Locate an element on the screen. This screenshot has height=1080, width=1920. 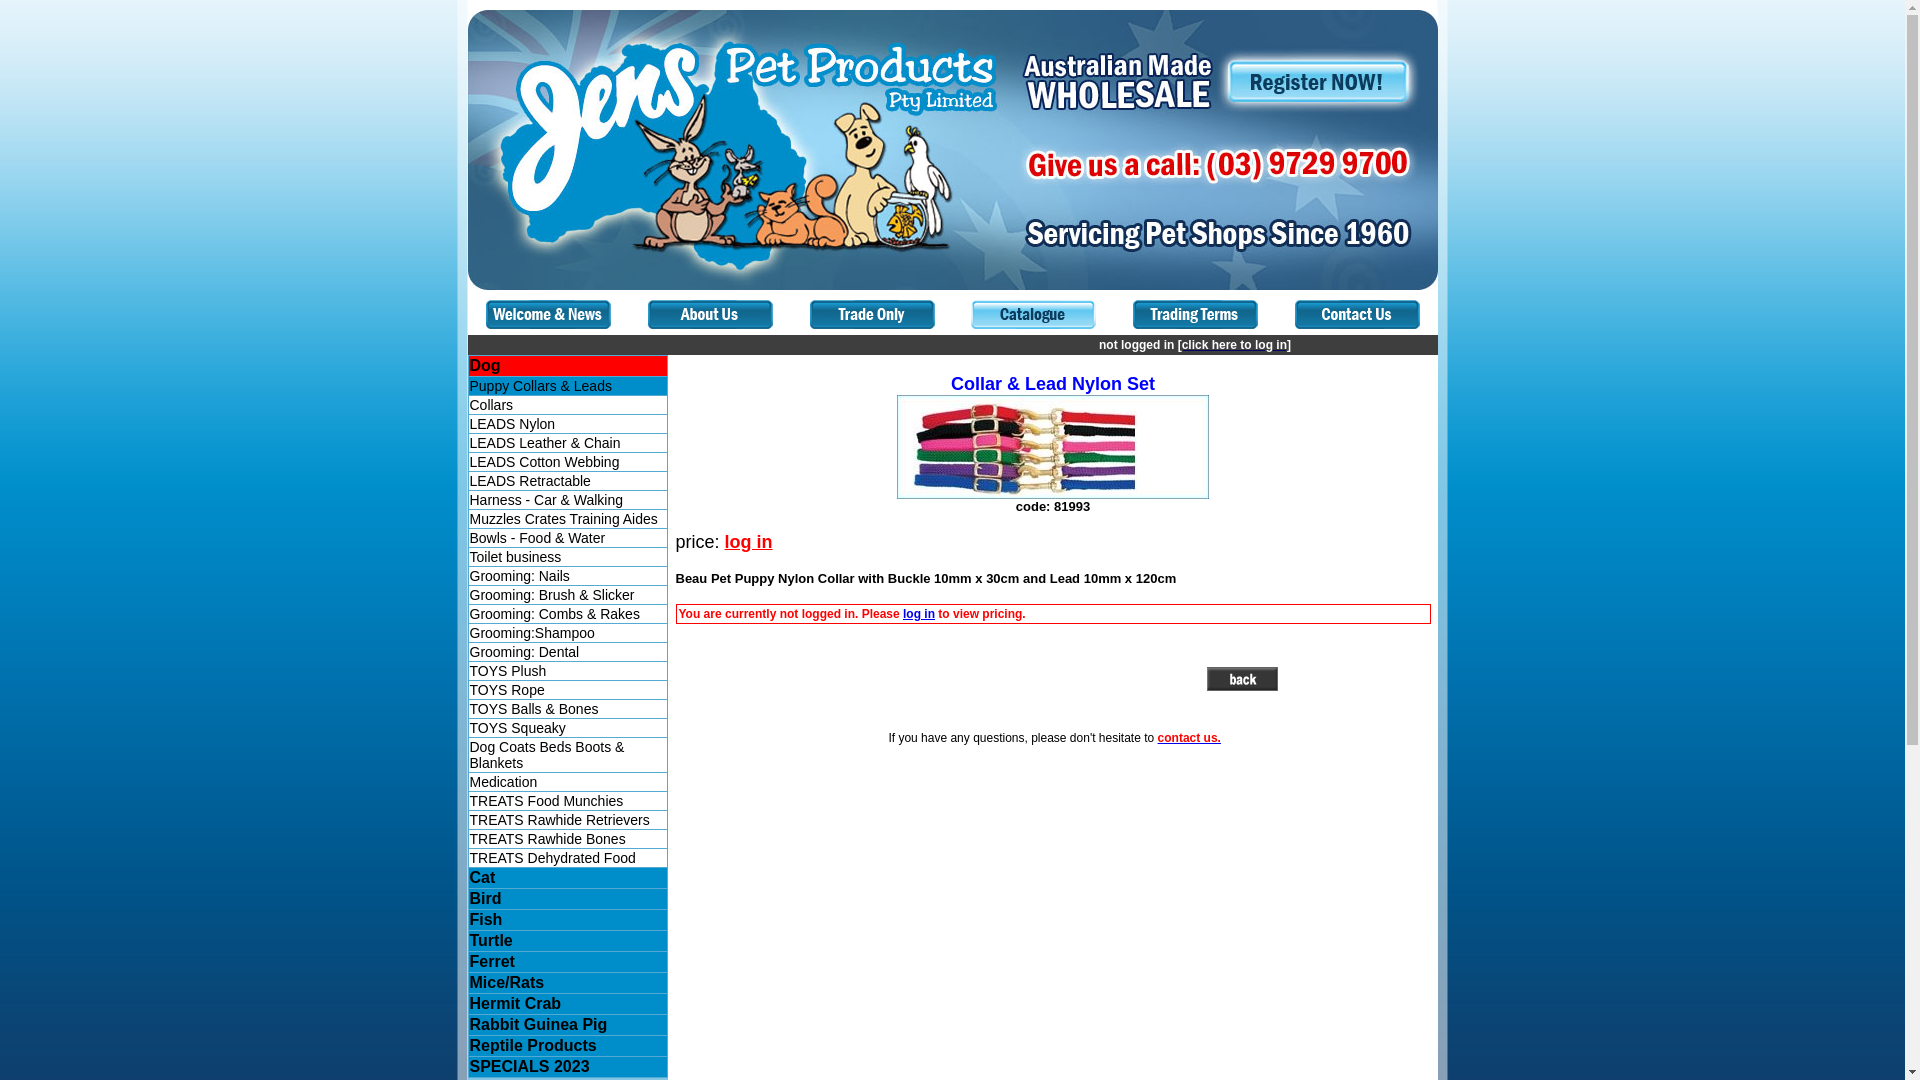
'Harness - Car & Walking' is located at coordinates (547, 499).